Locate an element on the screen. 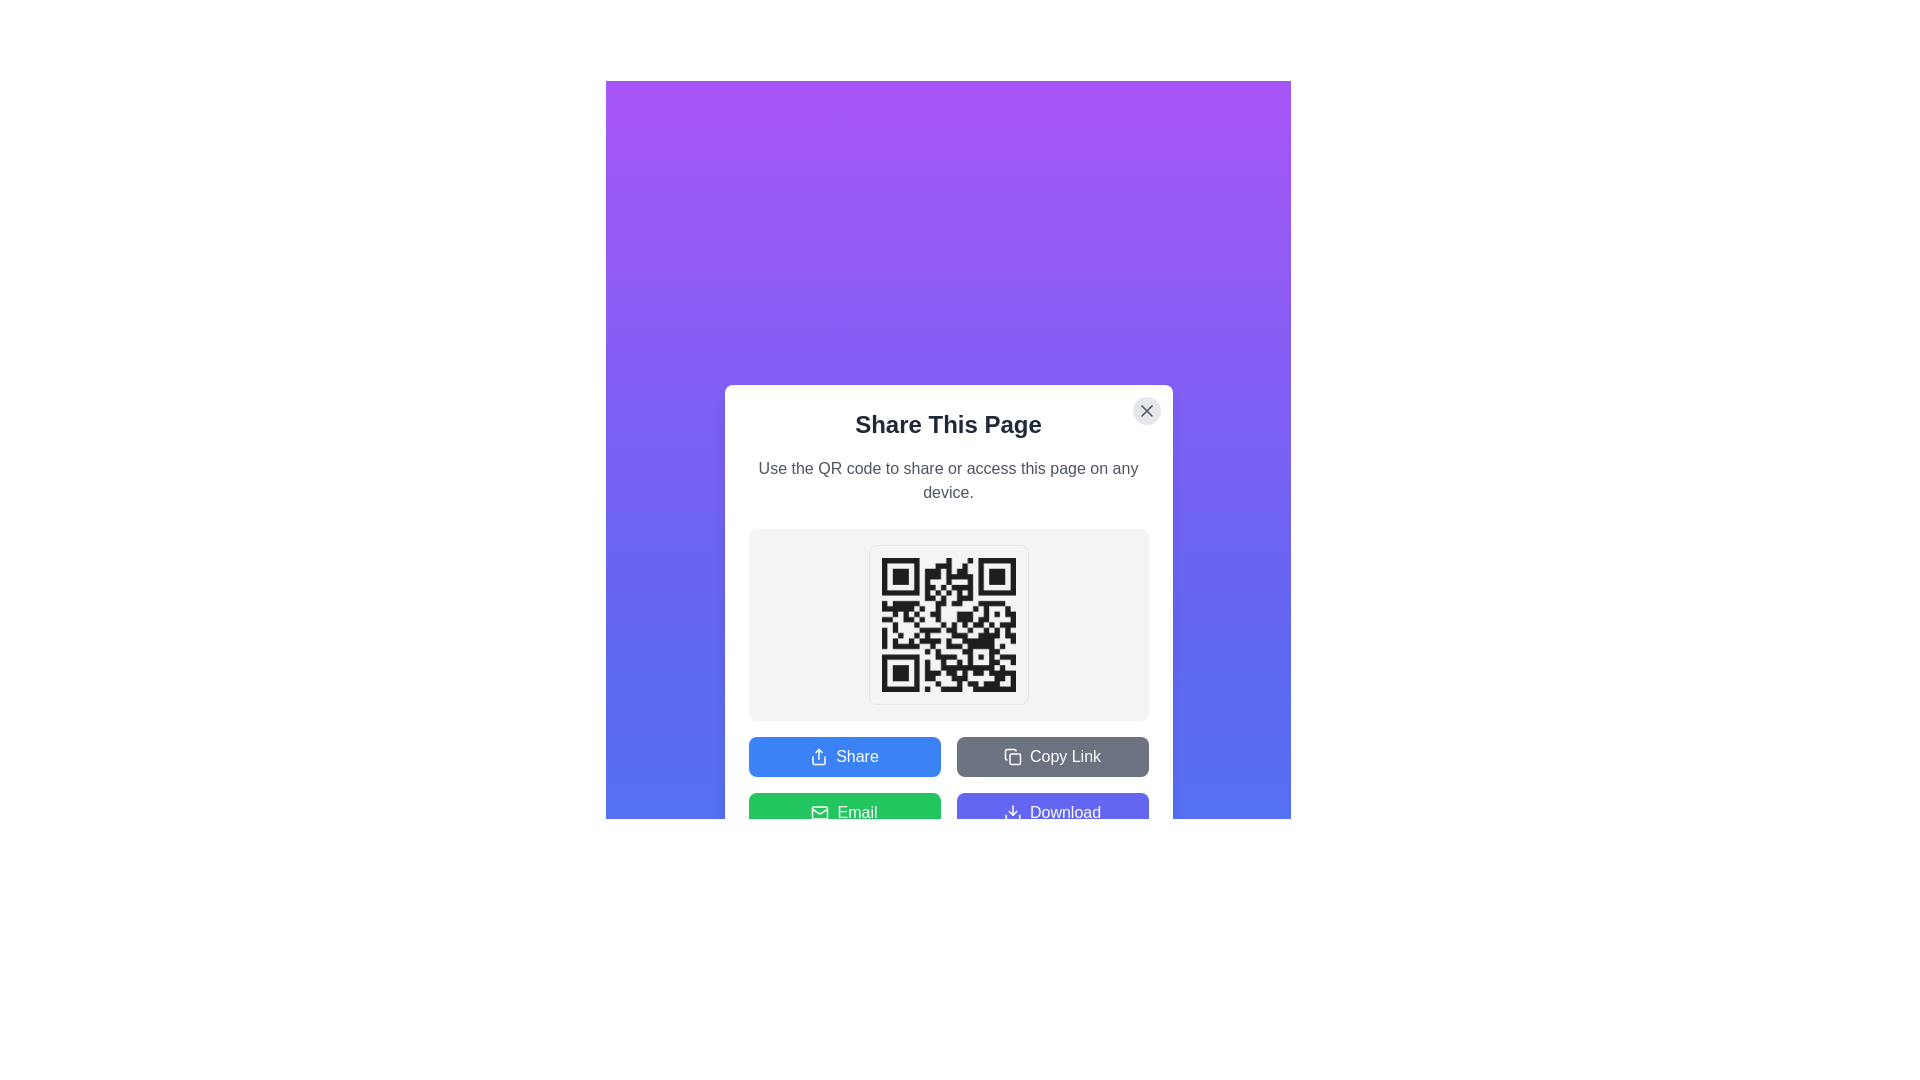 Image resolution: width=1920 pixels, height=1080 pixels. the QR code in the modal dialog titled 'Share This Page' to interact or scan is located at coordinates (947, 620).